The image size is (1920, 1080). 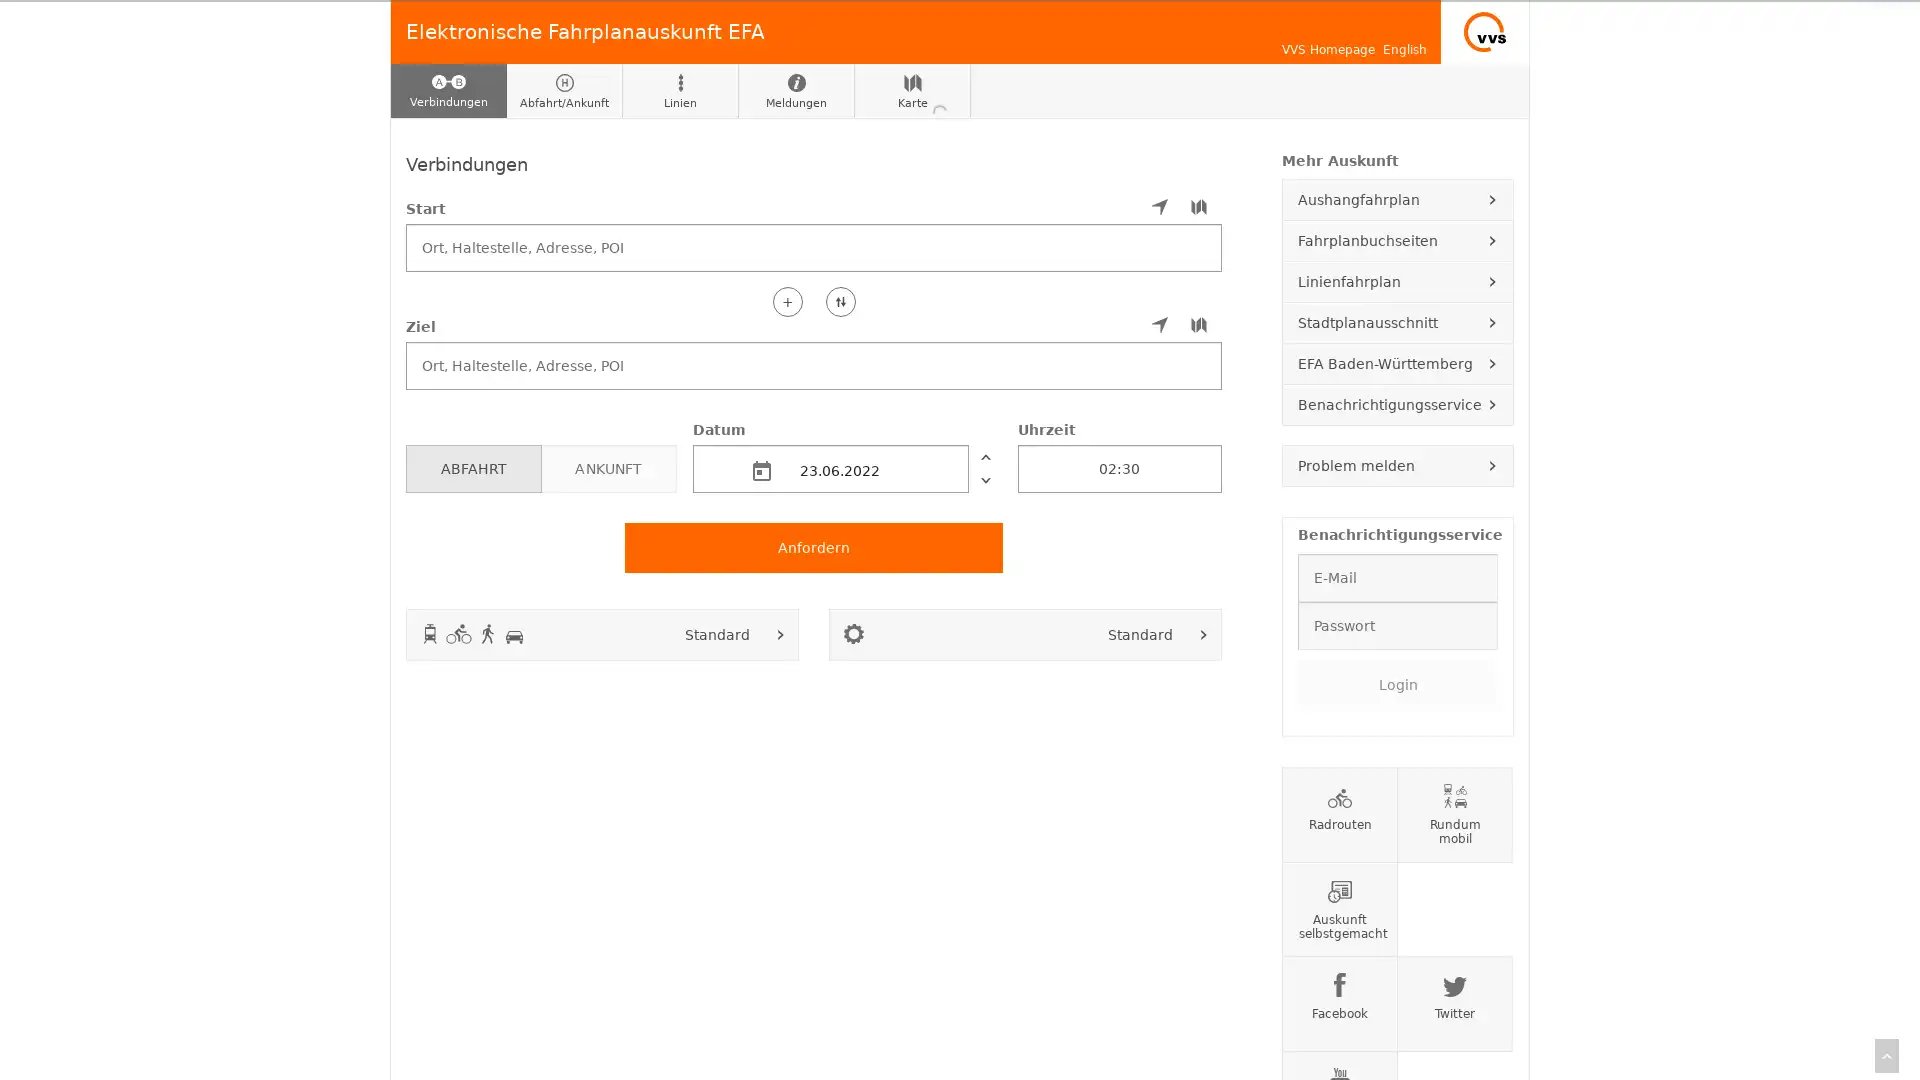 What do you see at coordinates (846, 455) in the screenshot?
I see `Datum 23.06.2022 vorher nachher` at bounding box center [846, 455].